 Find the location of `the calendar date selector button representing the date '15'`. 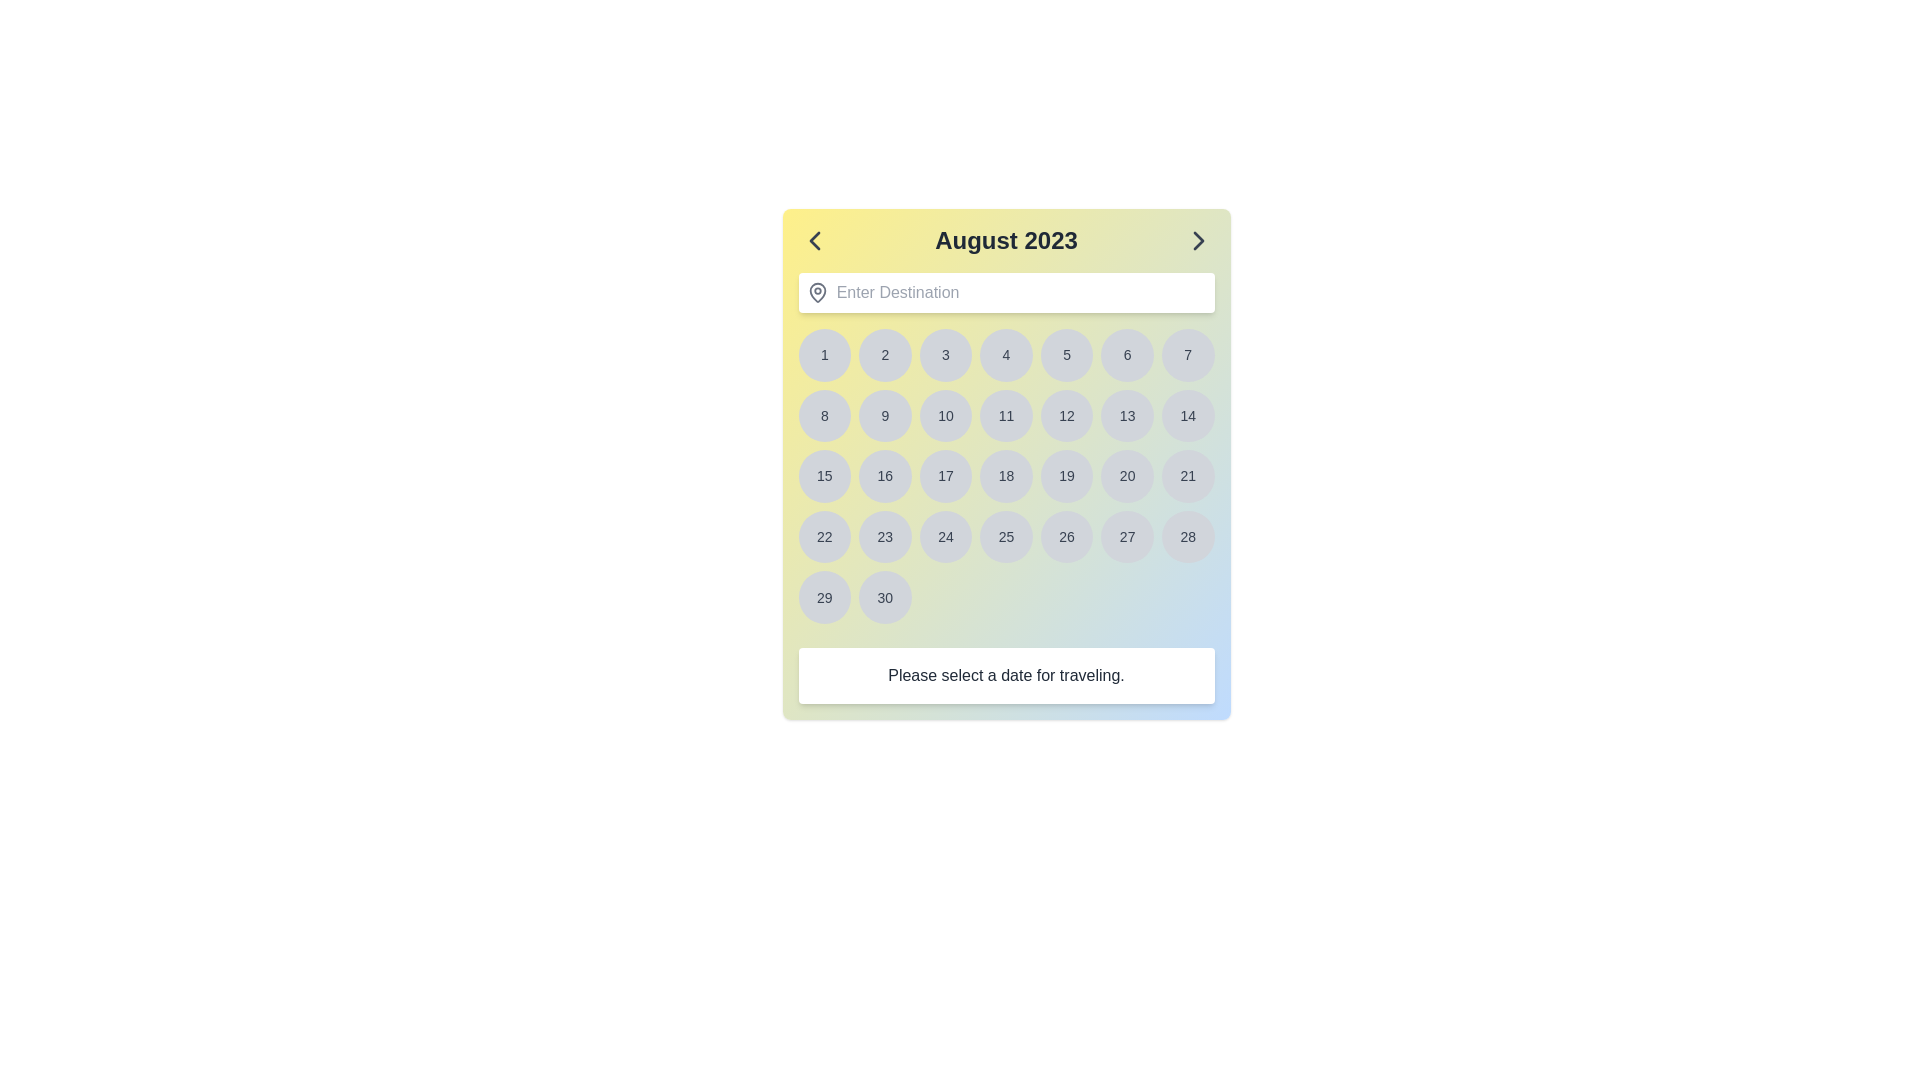

the calendar date selector button representing the date '15' is located at coordinates (824, 476).